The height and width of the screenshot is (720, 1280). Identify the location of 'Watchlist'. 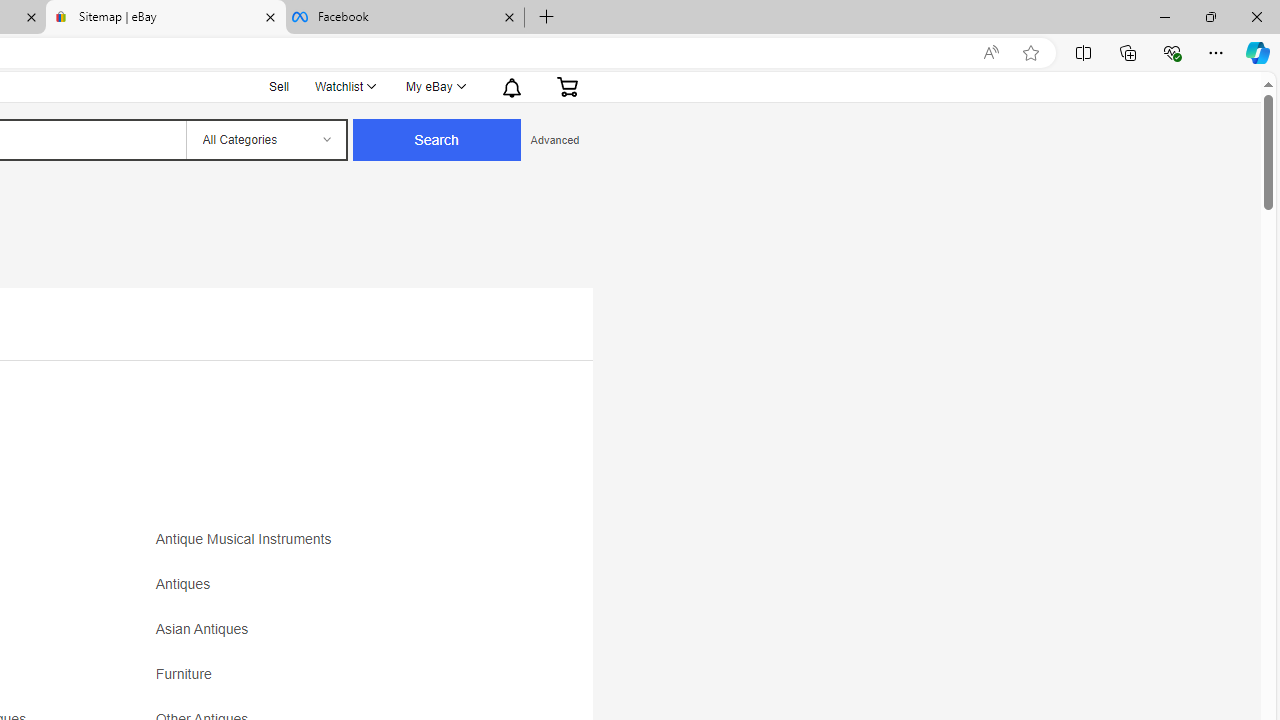
(344, 86).